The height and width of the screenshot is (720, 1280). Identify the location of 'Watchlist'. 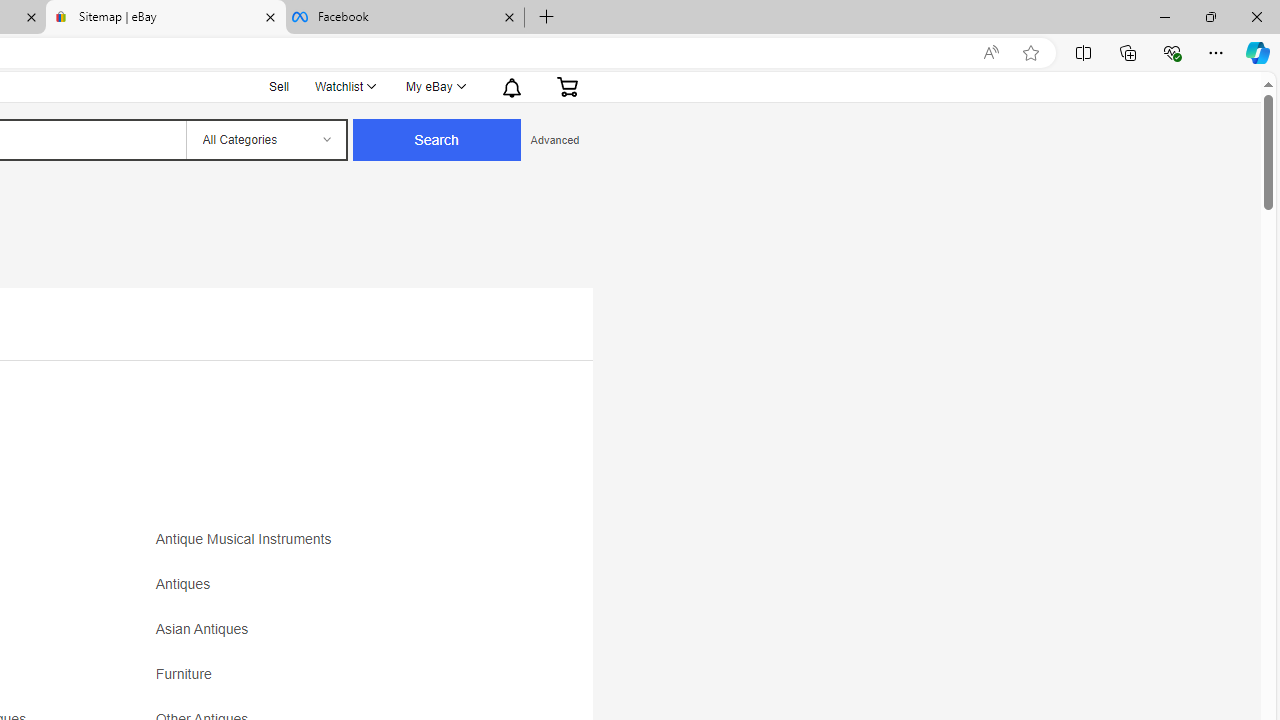
(344, 86).